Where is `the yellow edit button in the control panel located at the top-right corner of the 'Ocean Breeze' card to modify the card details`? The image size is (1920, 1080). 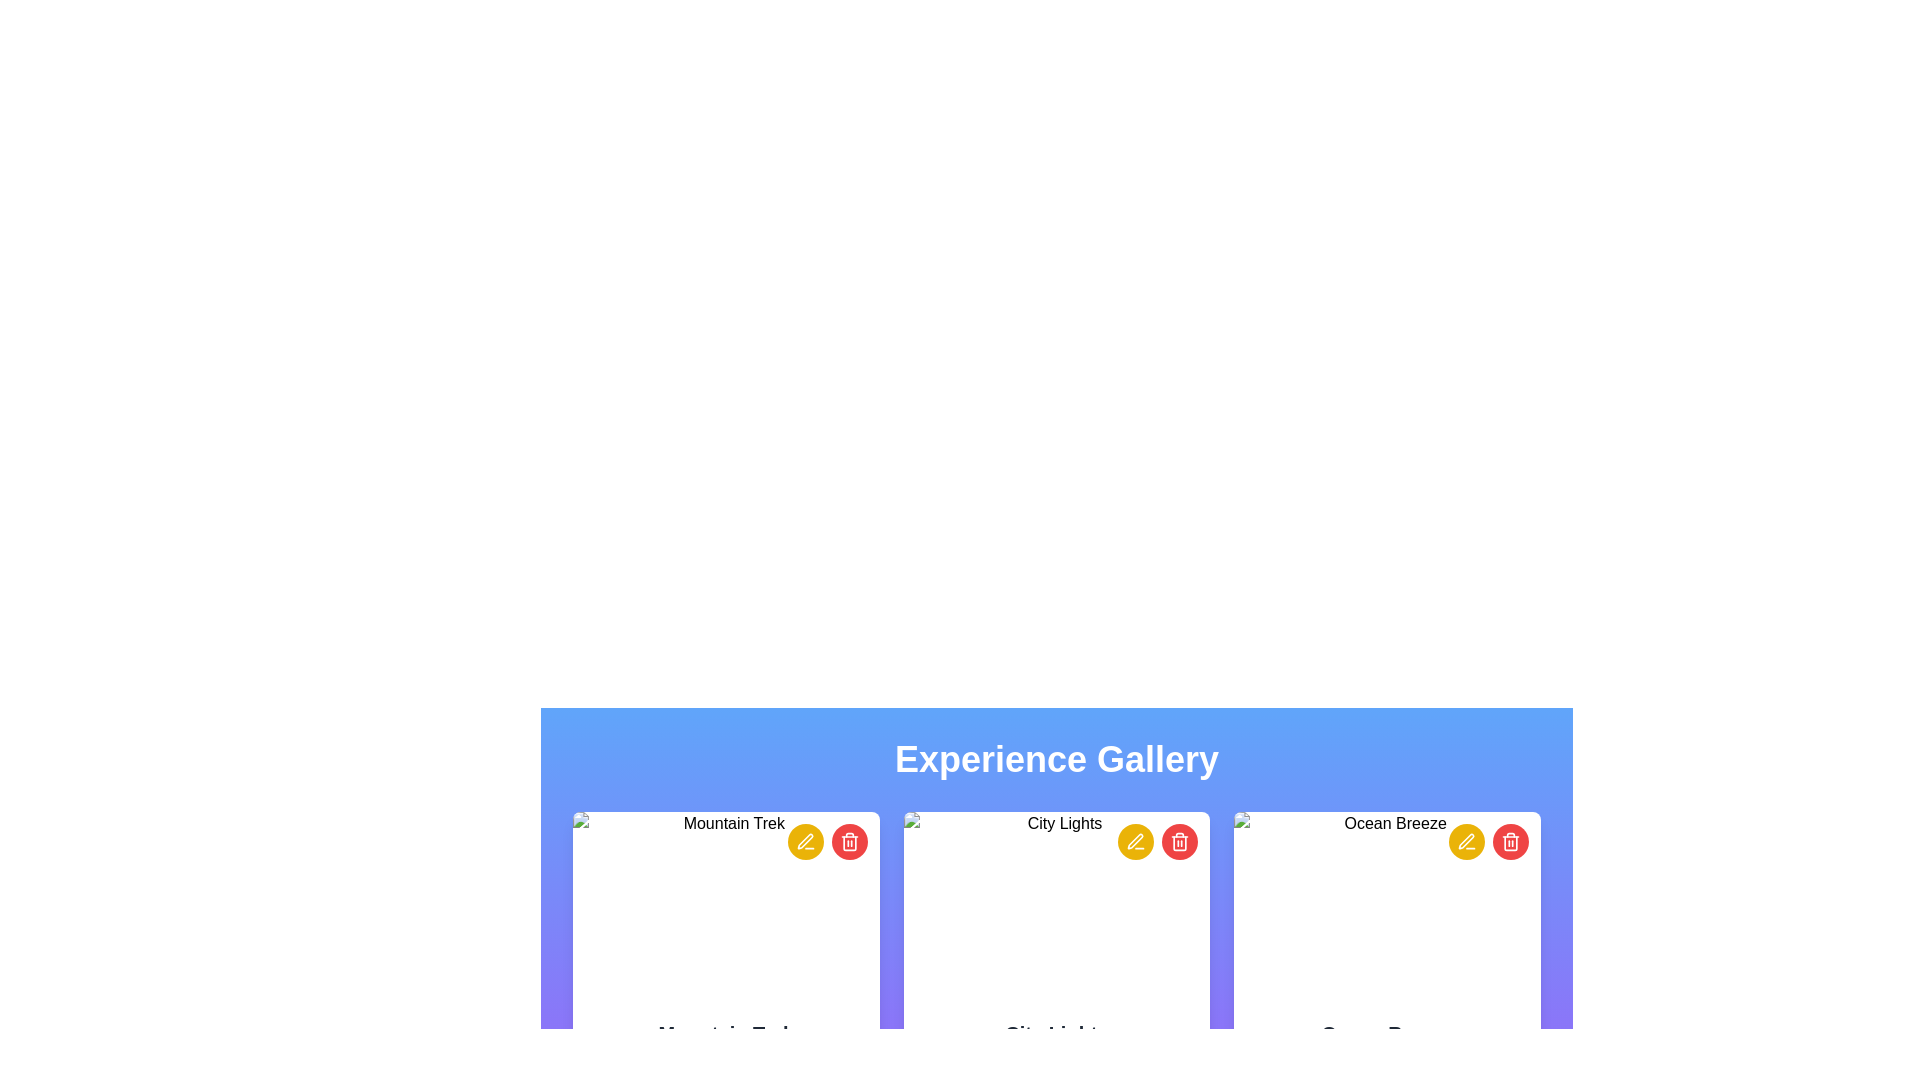
the yellow edit button in the control panel located at the top-right corner of the 'Ocean Breeze' card to modify the card details is located at coordinates (1488, 841).